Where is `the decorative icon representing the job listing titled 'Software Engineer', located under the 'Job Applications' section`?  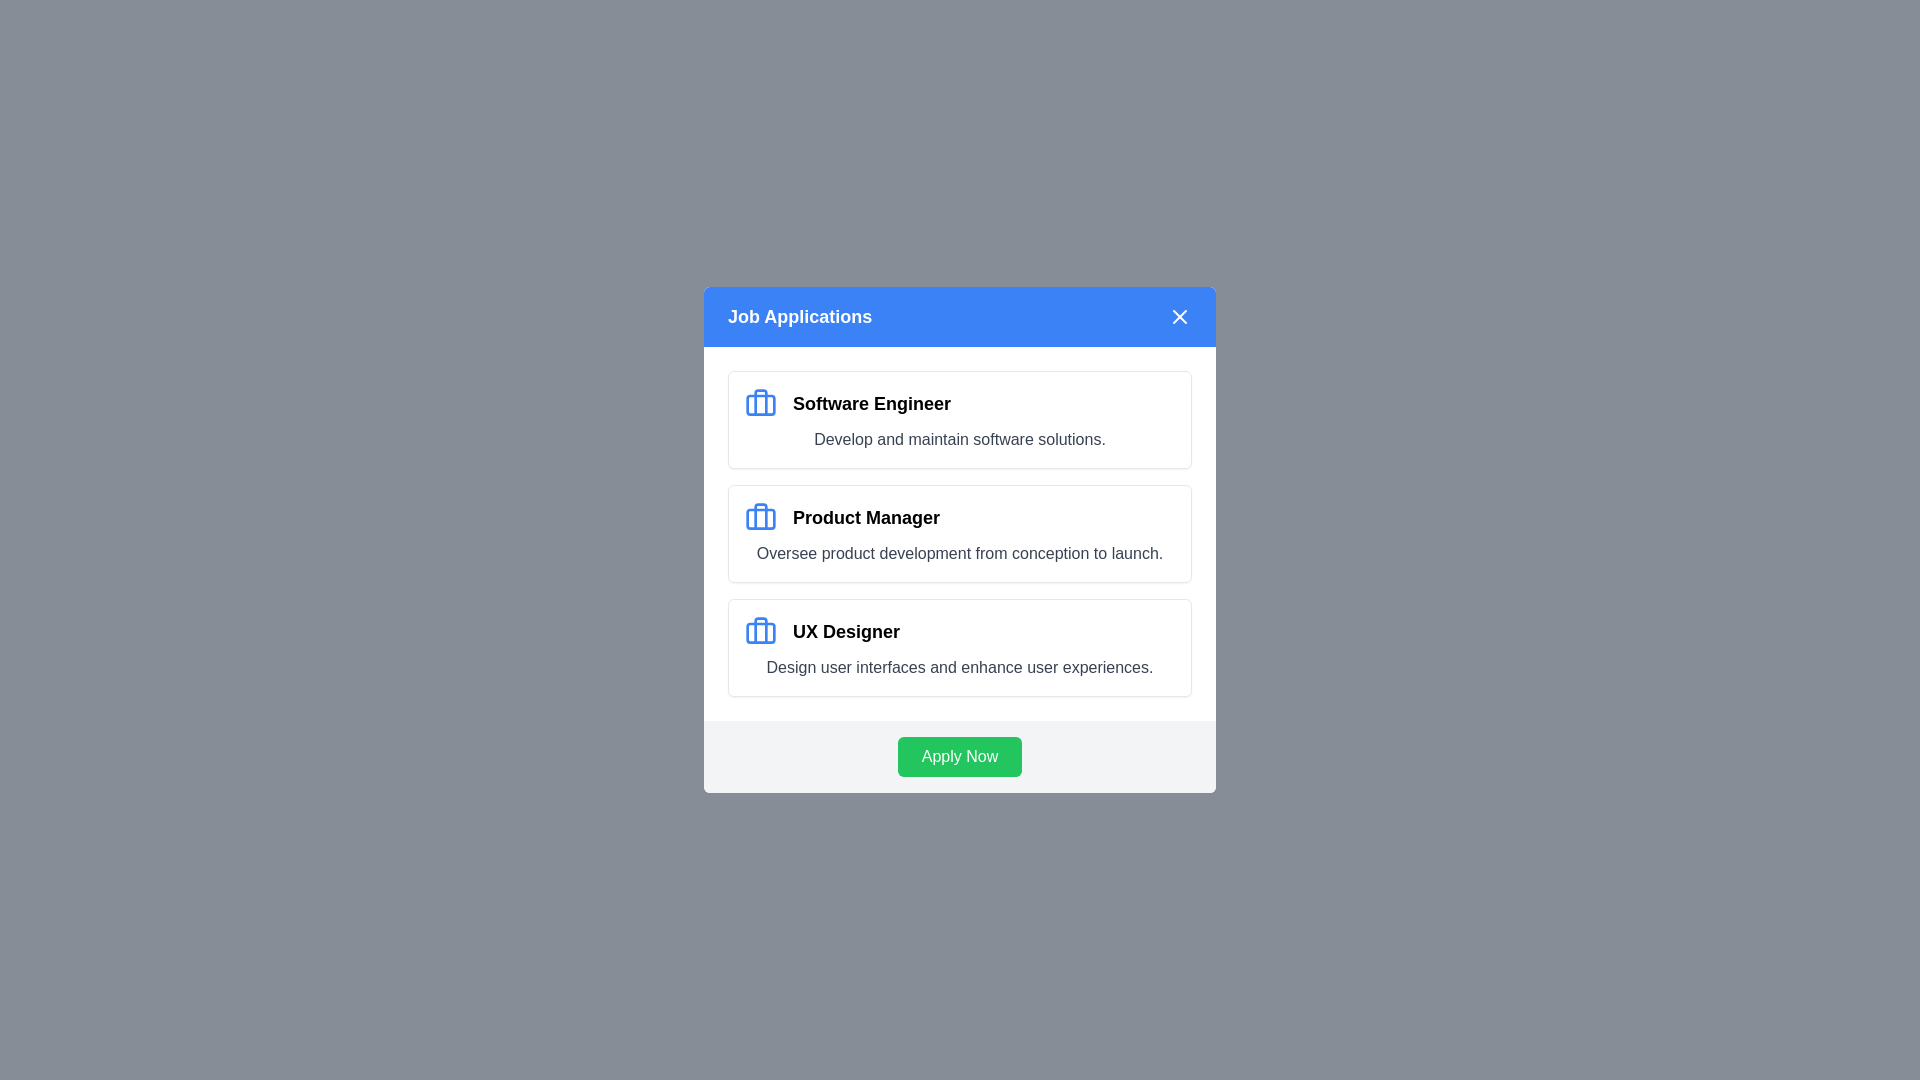
the decorative icon representing the job listing titled 'Software Engineer', located under the 'Job Applications' section is located at coordinates (760, 404).